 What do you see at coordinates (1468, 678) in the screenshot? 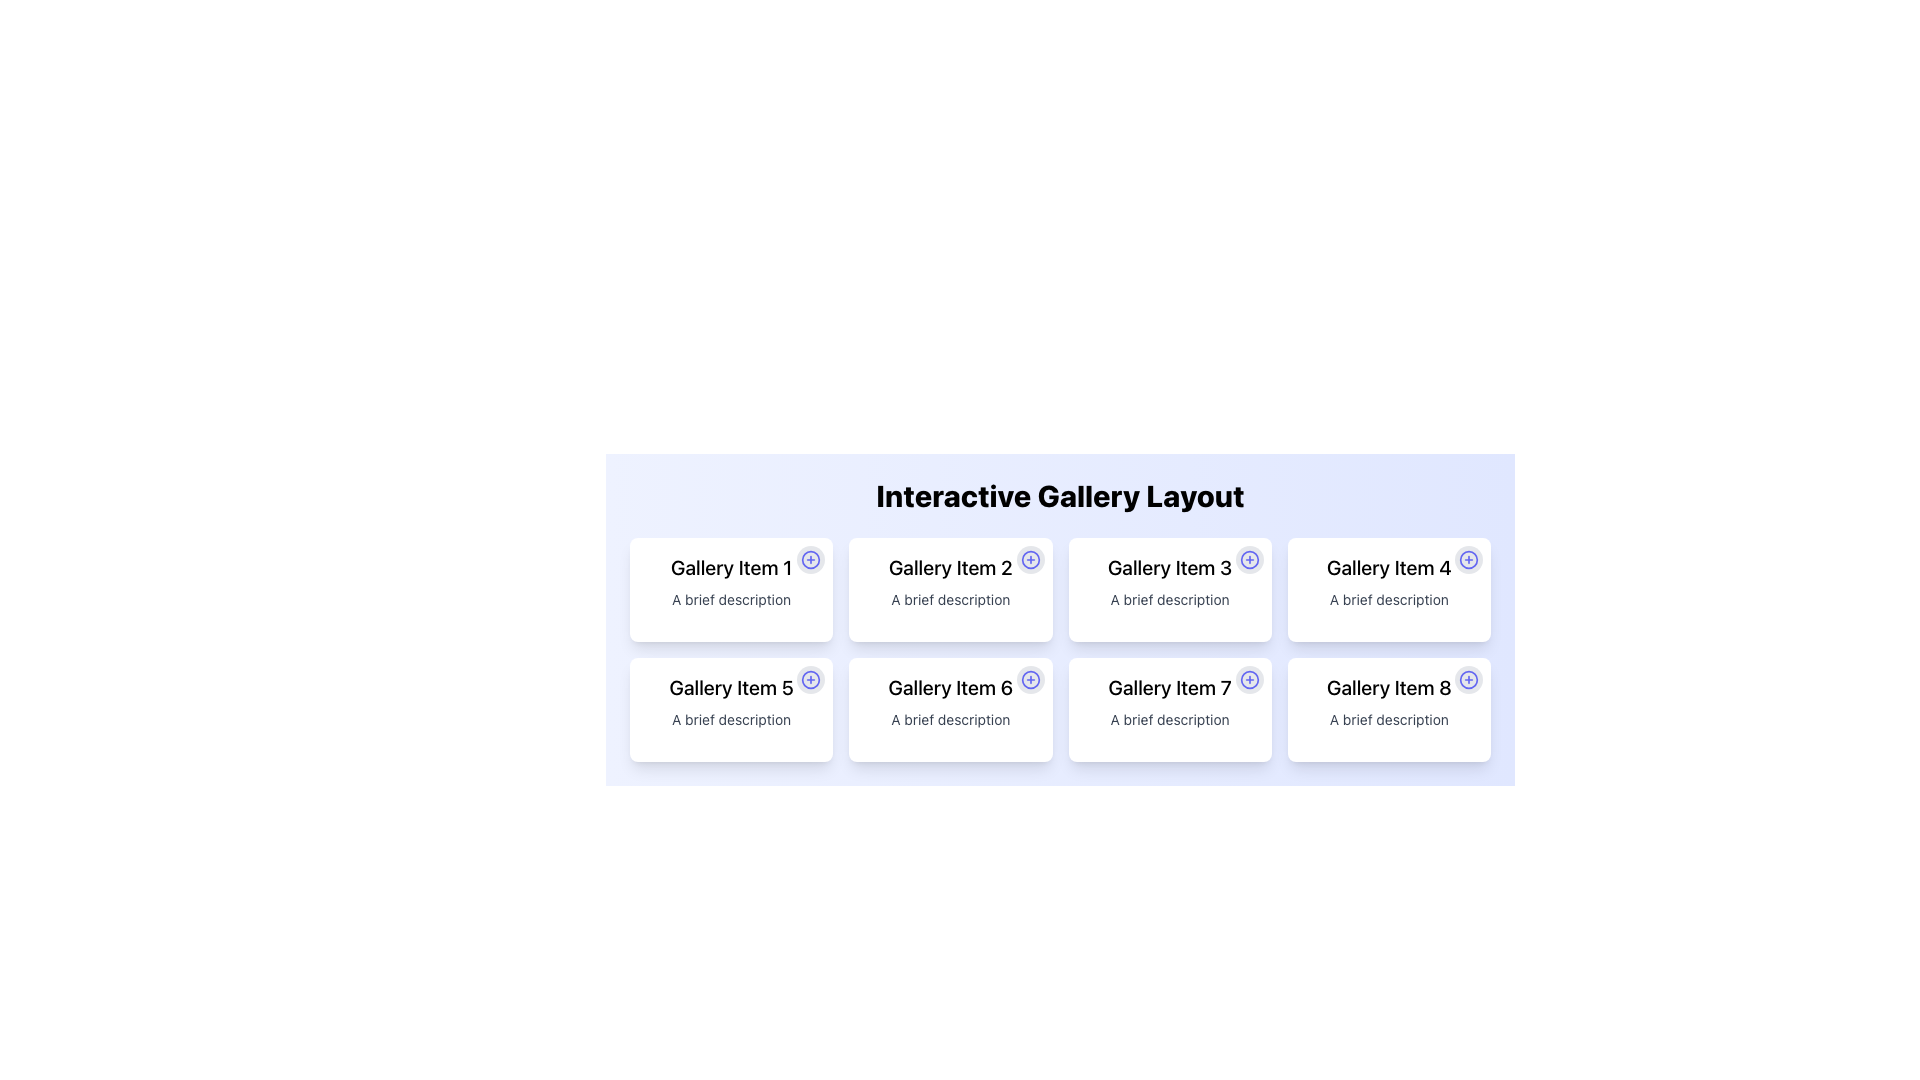
I see `the circular icon button with a plus symbol, located in the top-right corner of the card labeled 'Gallery Item 8'` at bounding box center [1468, 678].